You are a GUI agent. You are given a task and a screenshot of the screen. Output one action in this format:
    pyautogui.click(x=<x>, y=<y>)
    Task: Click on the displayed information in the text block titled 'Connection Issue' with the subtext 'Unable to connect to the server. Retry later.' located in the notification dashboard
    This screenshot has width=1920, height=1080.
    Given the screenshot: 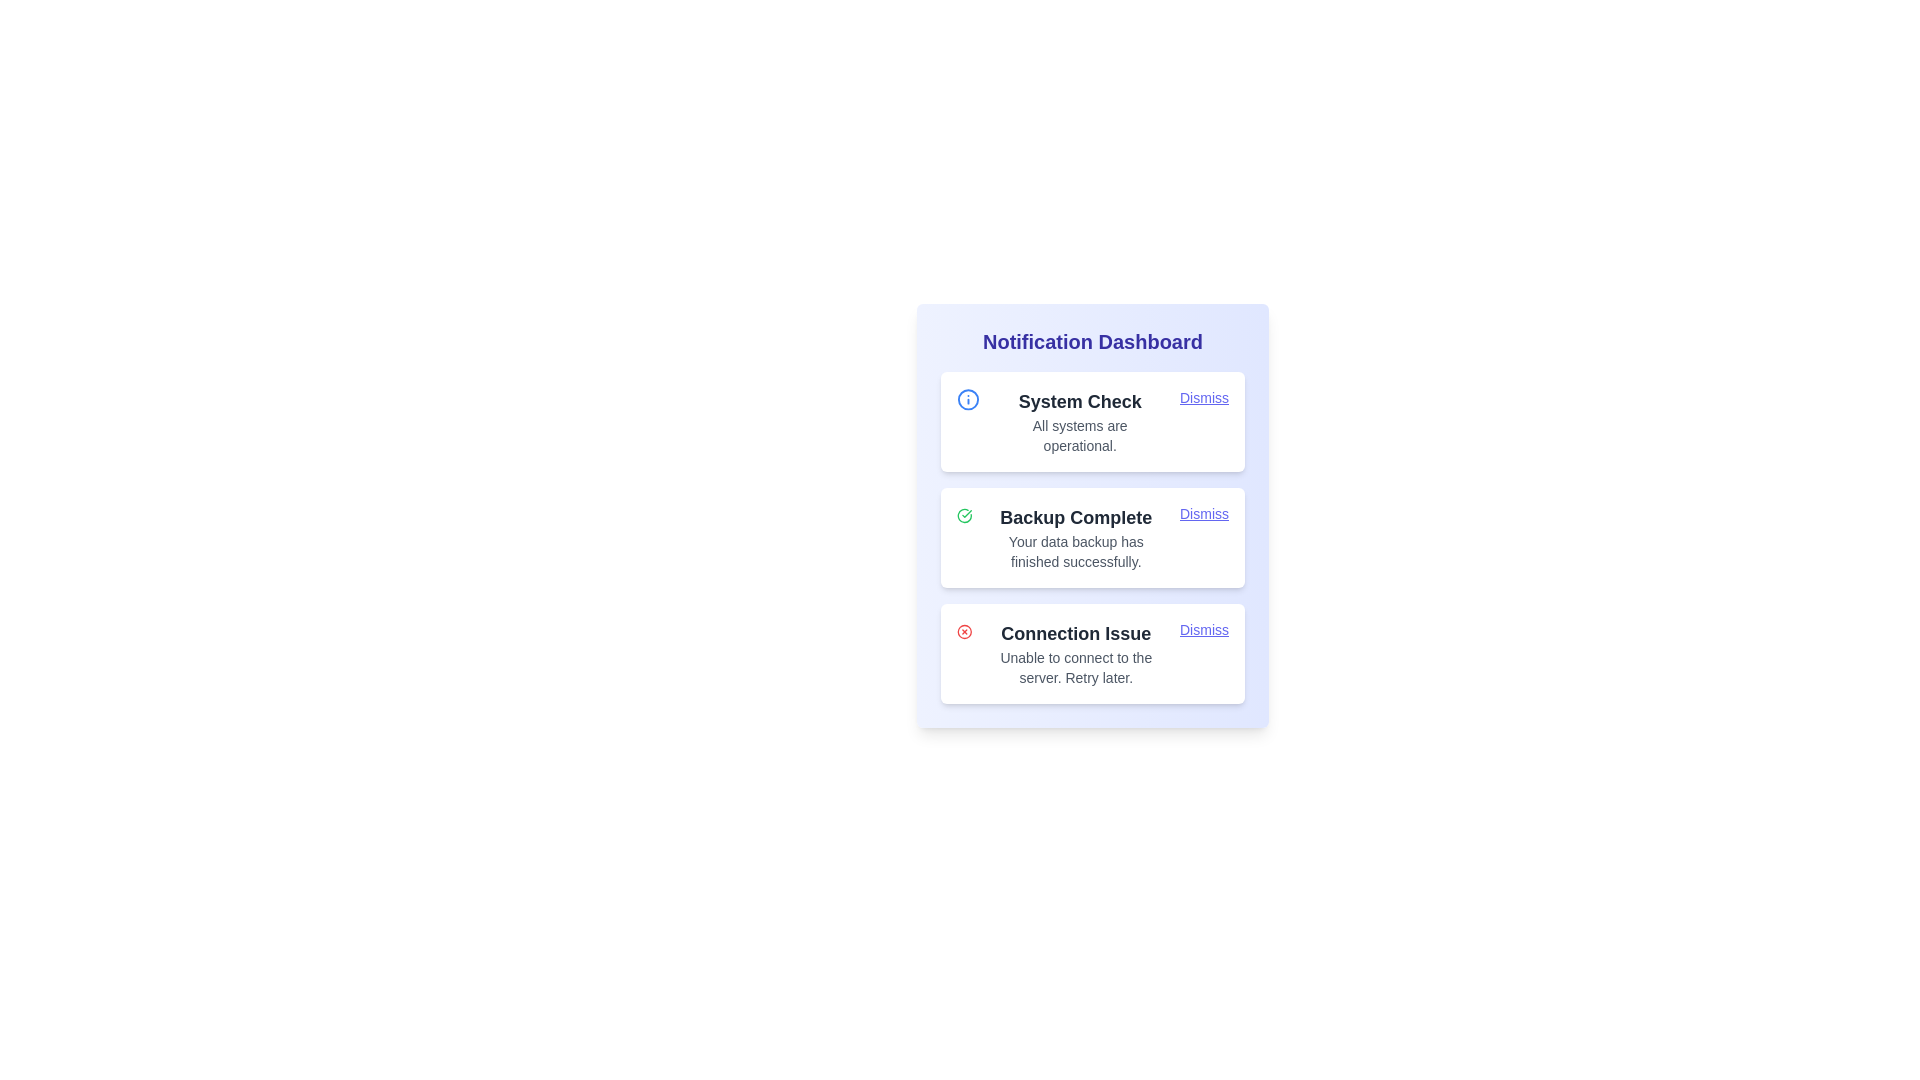 What is the action you would take?
    pyautogui.click(x=1075, y=654)
    